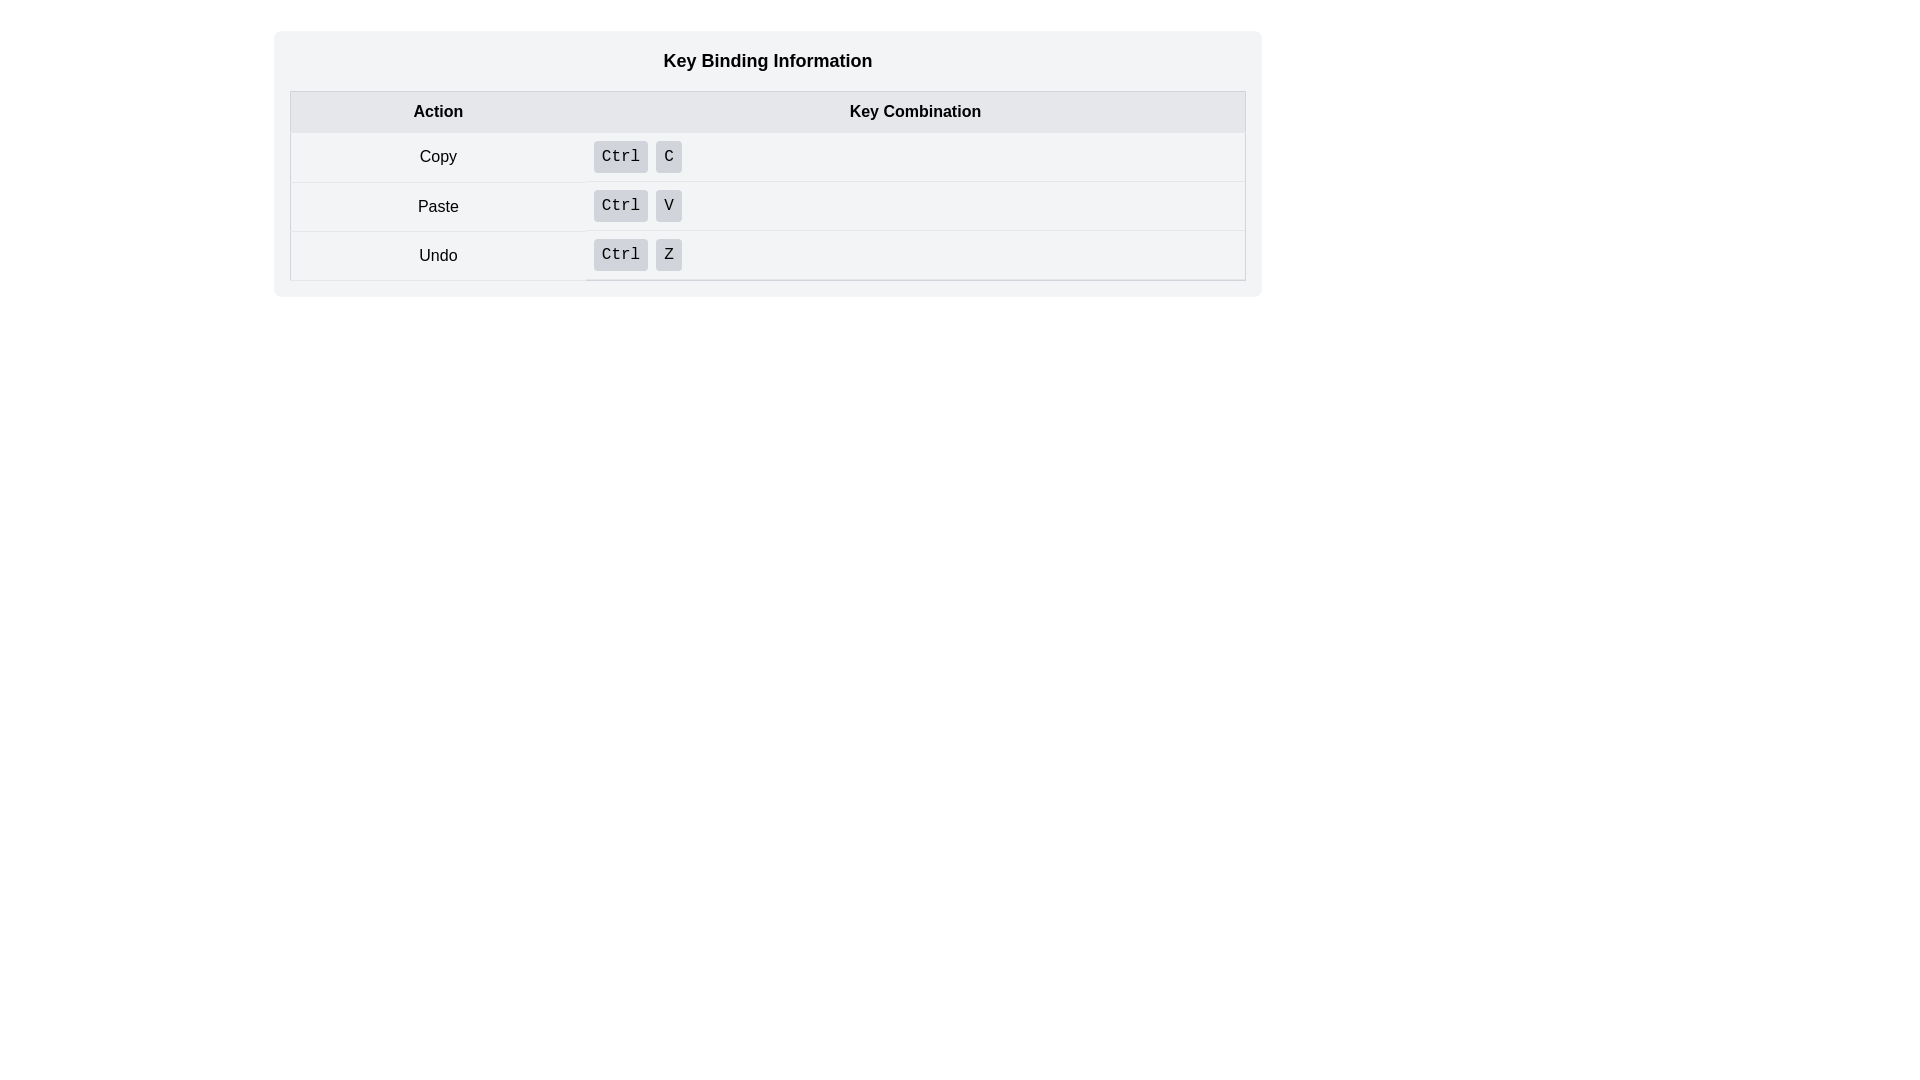 This screenshot has width=1920, height=1080. What do you see at coordinates (437, 111) in the screenshot?
I see `text from the header label displaying 'Action' in bold font, located in the left column of the header row of a table layout` at bounding box center [437, 111].